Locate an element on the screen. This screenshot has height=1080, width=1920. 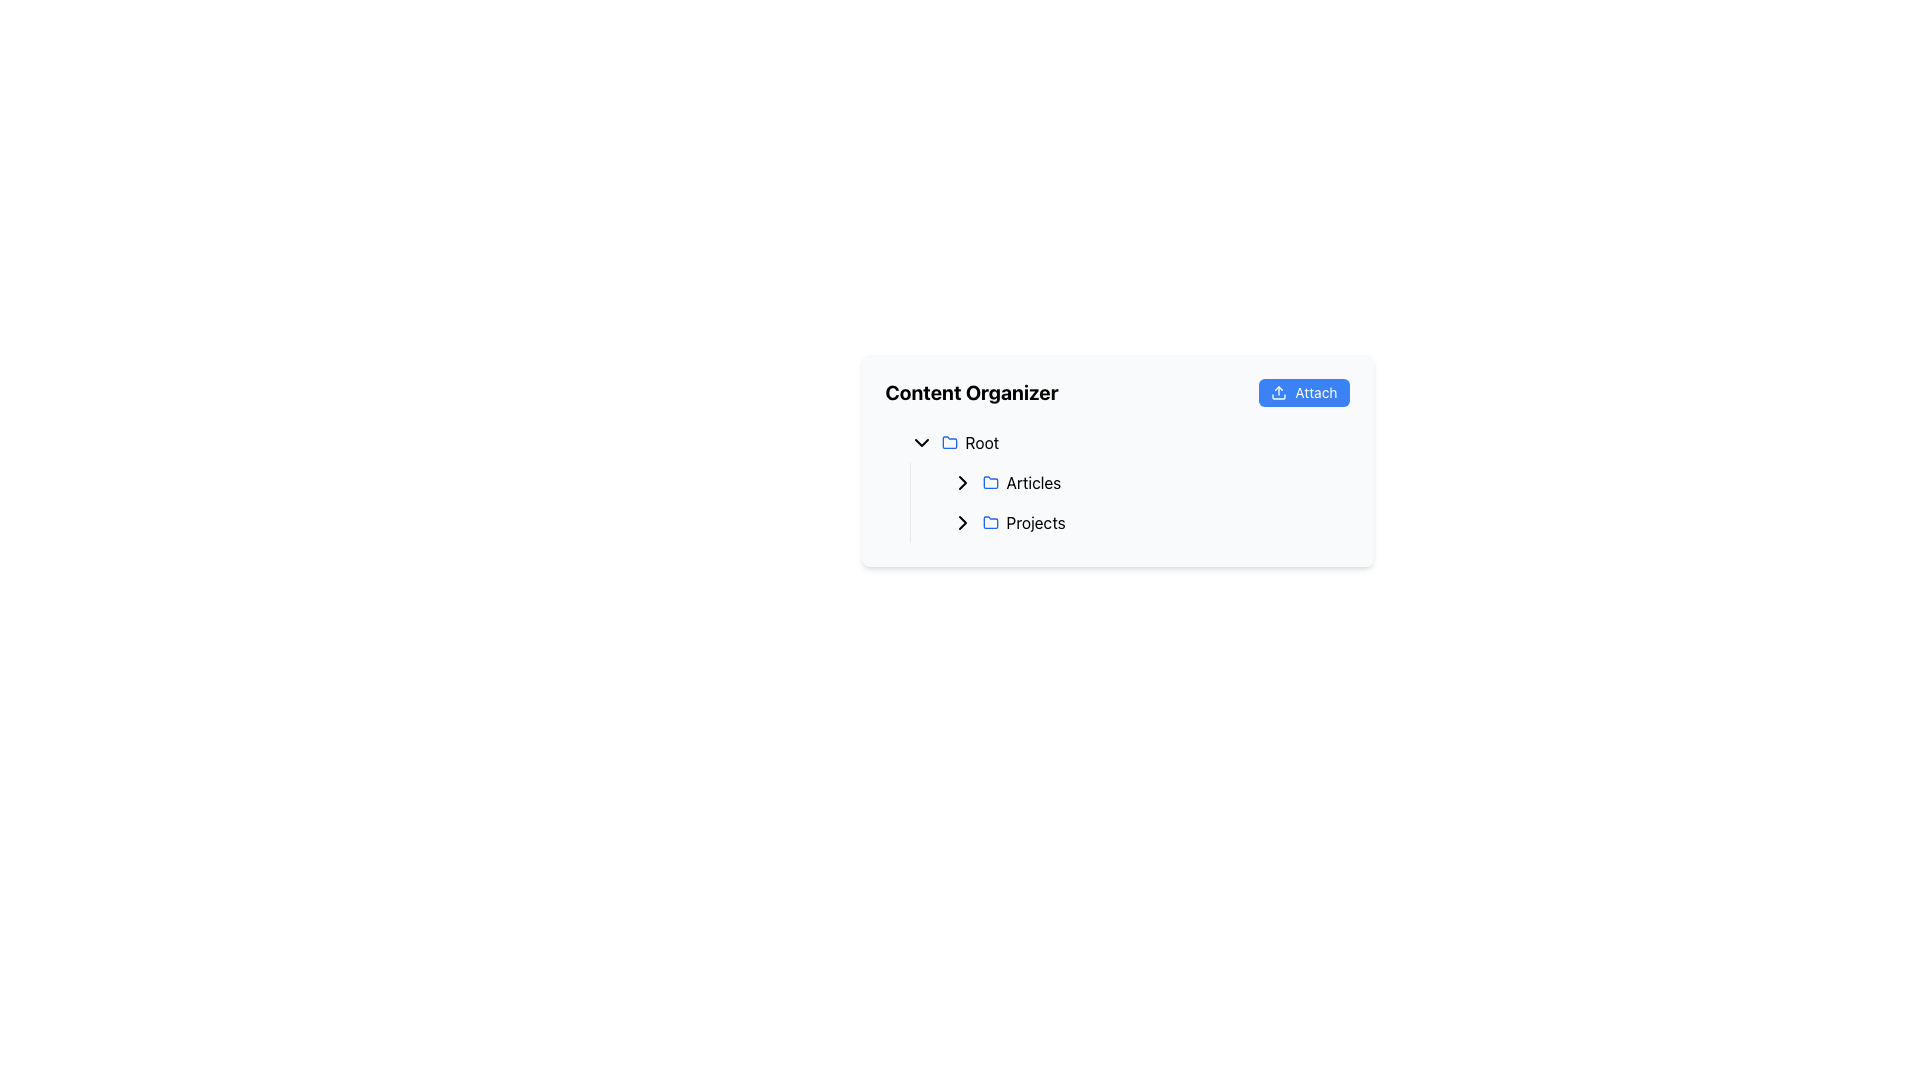
the top-level folder text label in the Content Organizer is located at coordinates (982, 442).